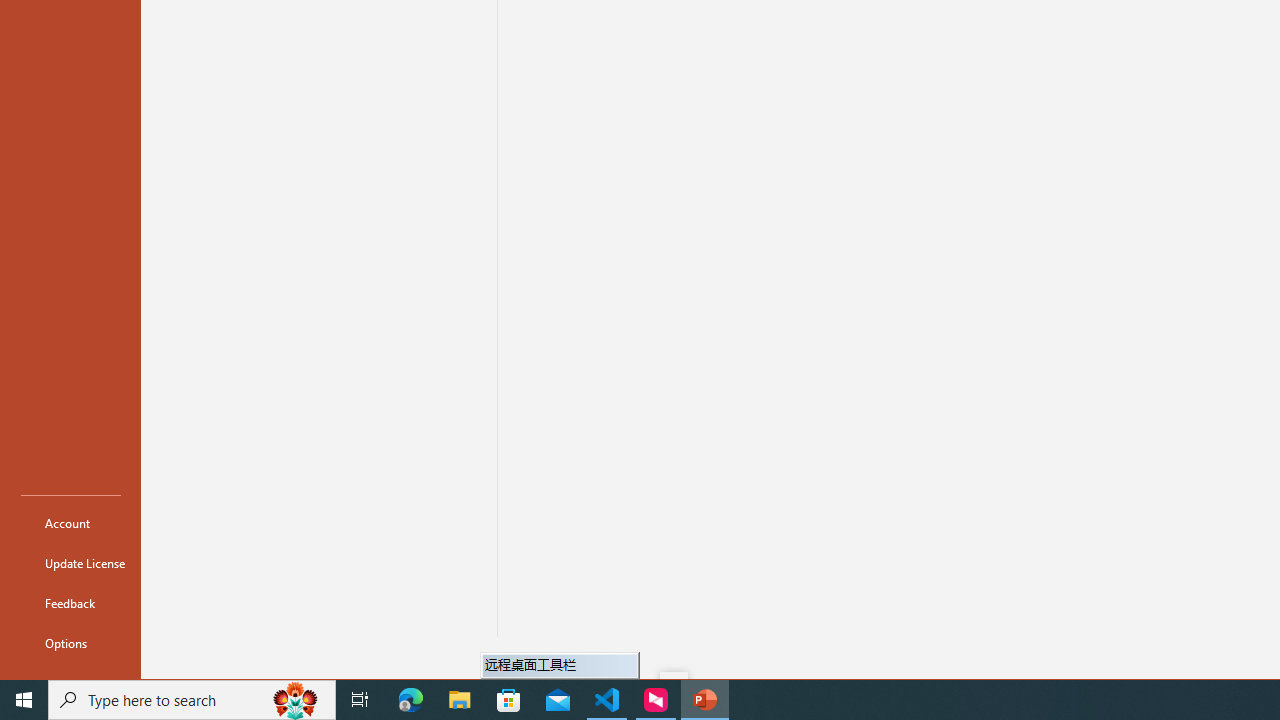 Image resolution: width=1280 pixels, height=720 pixels. Describe the element at coordinates (705, 698) in the screenshot. I see `'PowerPoint - 1 running window'` at that location.